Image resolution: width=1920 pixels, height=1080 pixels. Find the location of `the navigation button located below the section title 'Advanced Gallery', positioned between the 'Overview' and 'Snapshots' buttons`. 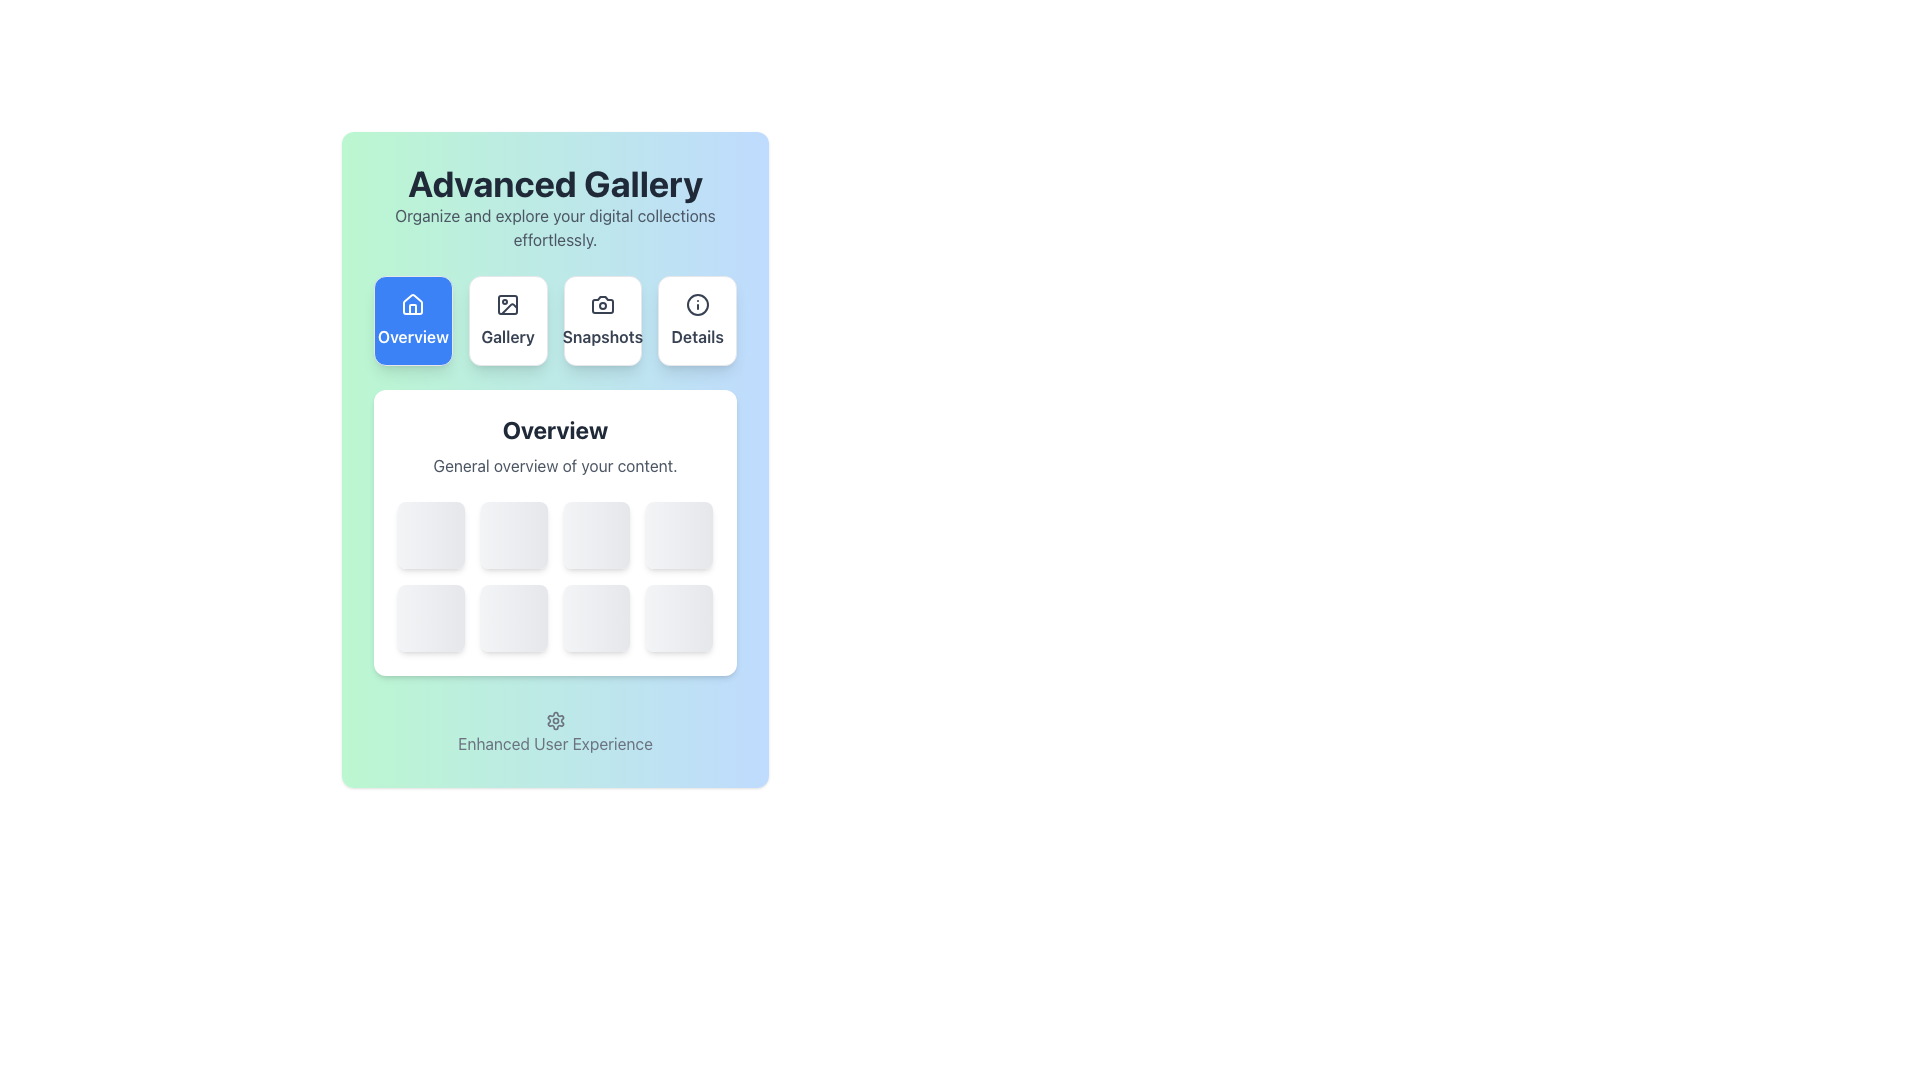

the navigation button located below the section title 'Advanced Gallery', positioned between the 'Overview' and 'Snapshots' buttons is located at coordinates (508, 319).